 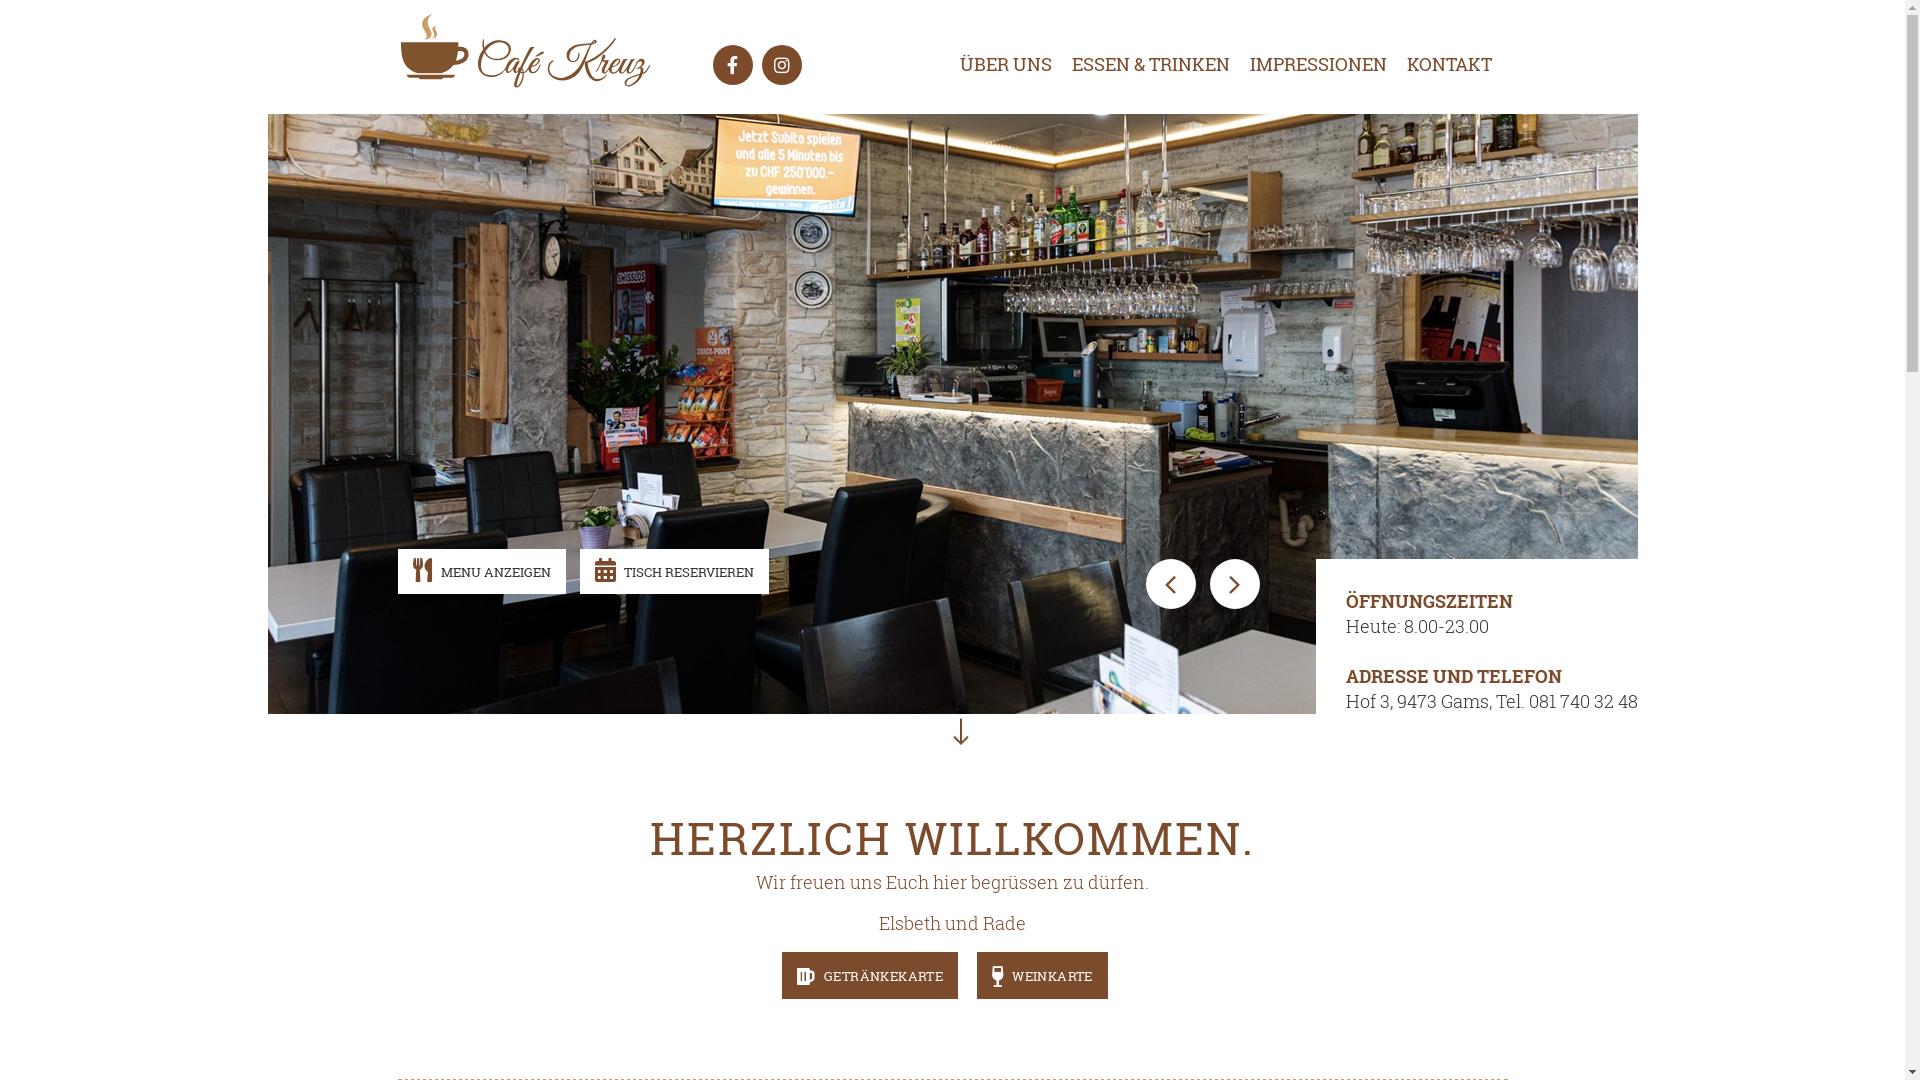 I want to click on 'TISCH RESERVIEREN', so click(x=674, y=571).